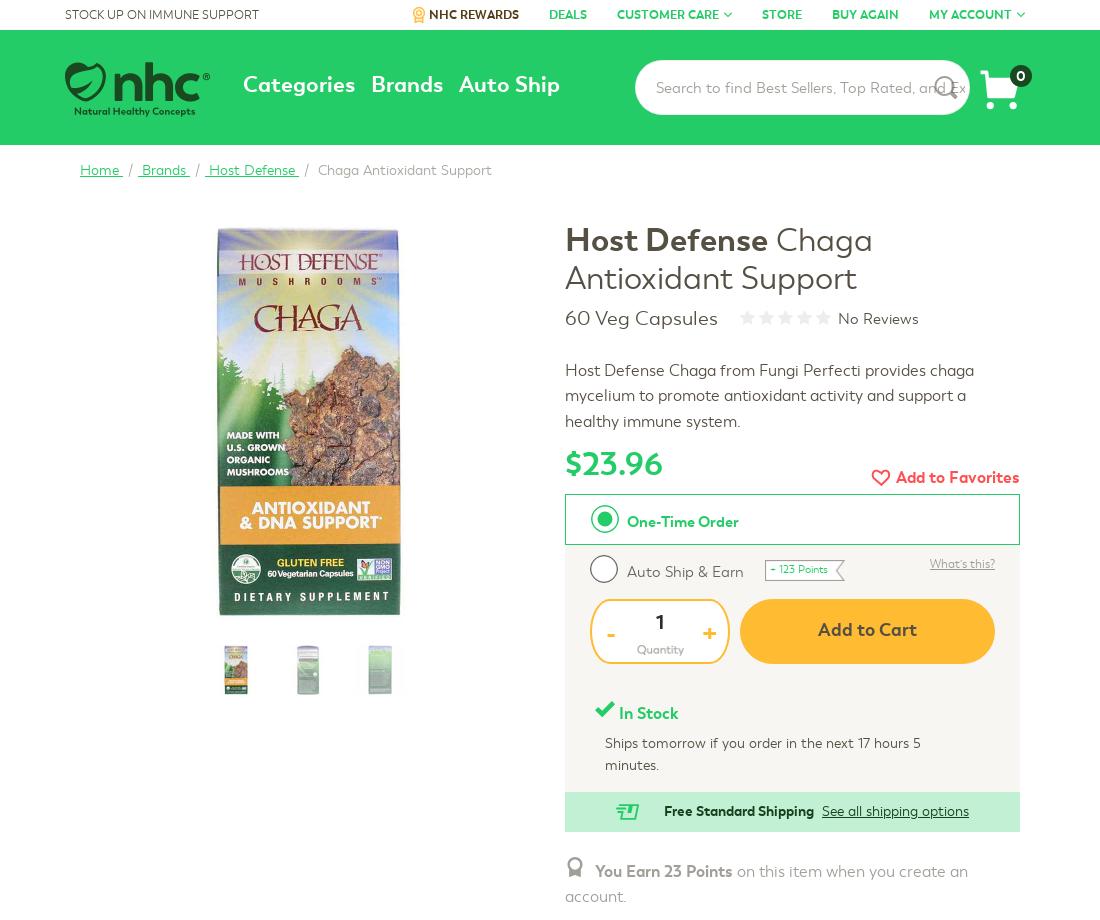 The width and height of the screenshot is (1100, 920). Describe the element at coordinates (761, 14) in the screenshot. I see `'Store'` at that location.